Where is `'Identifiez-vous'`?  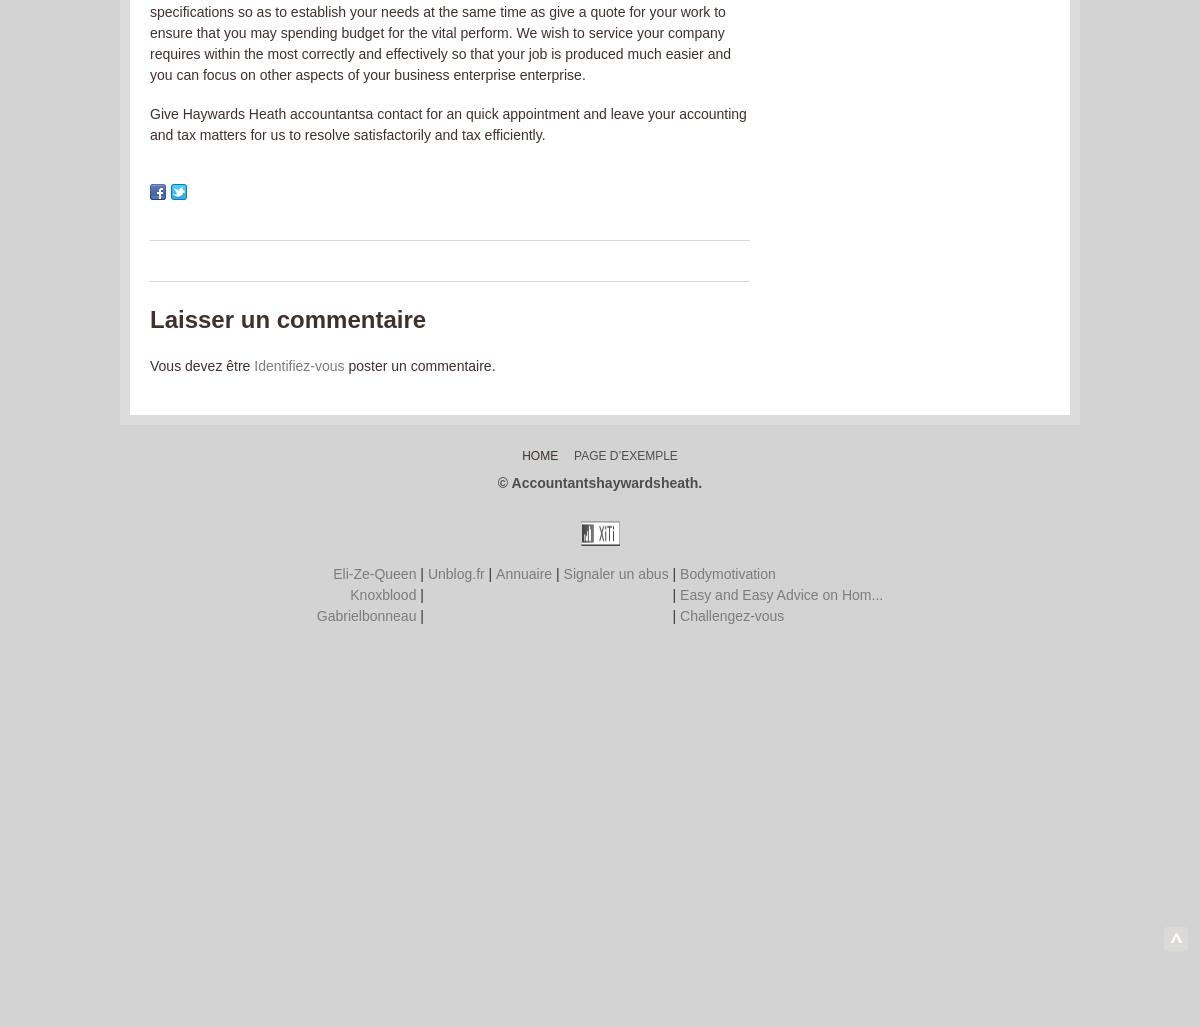 'Identifiez-vous' is located at coordinates (298, 366).